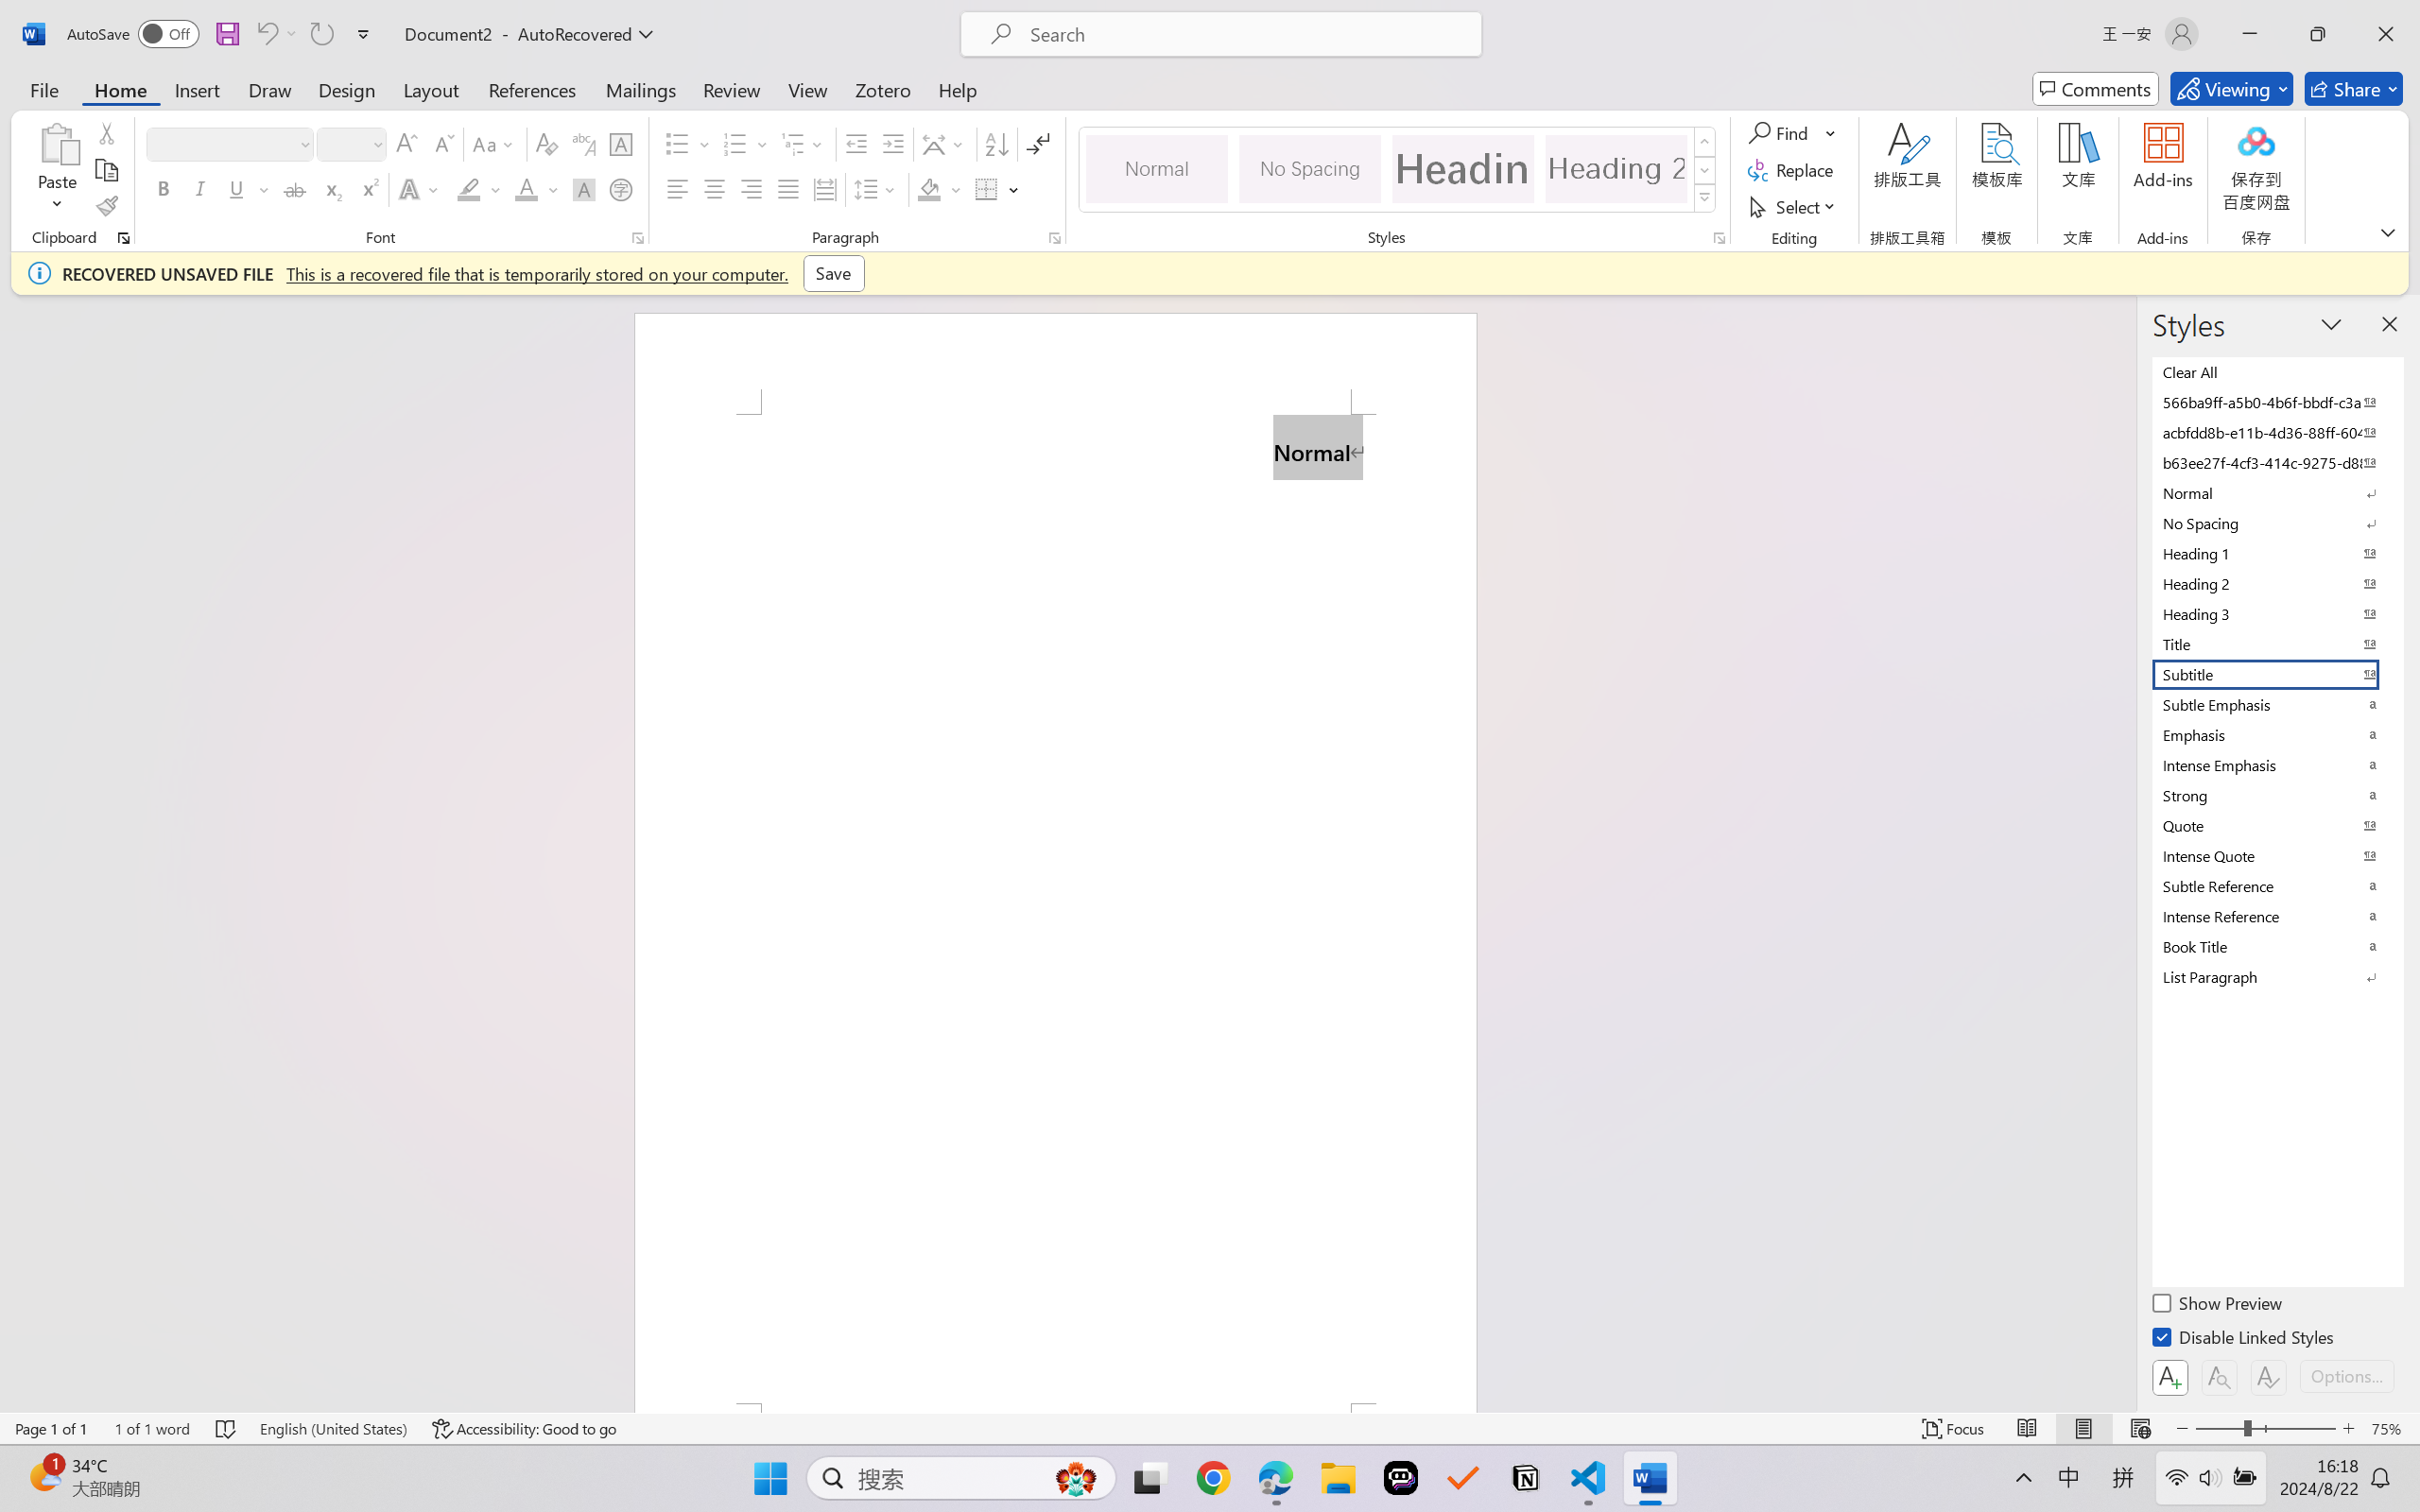 The image size is (2420, 1512). What do you see at coordinates (2344, 1375) in the screenshot?
I see `'Options...'` at bounding box center [2344, 1375].